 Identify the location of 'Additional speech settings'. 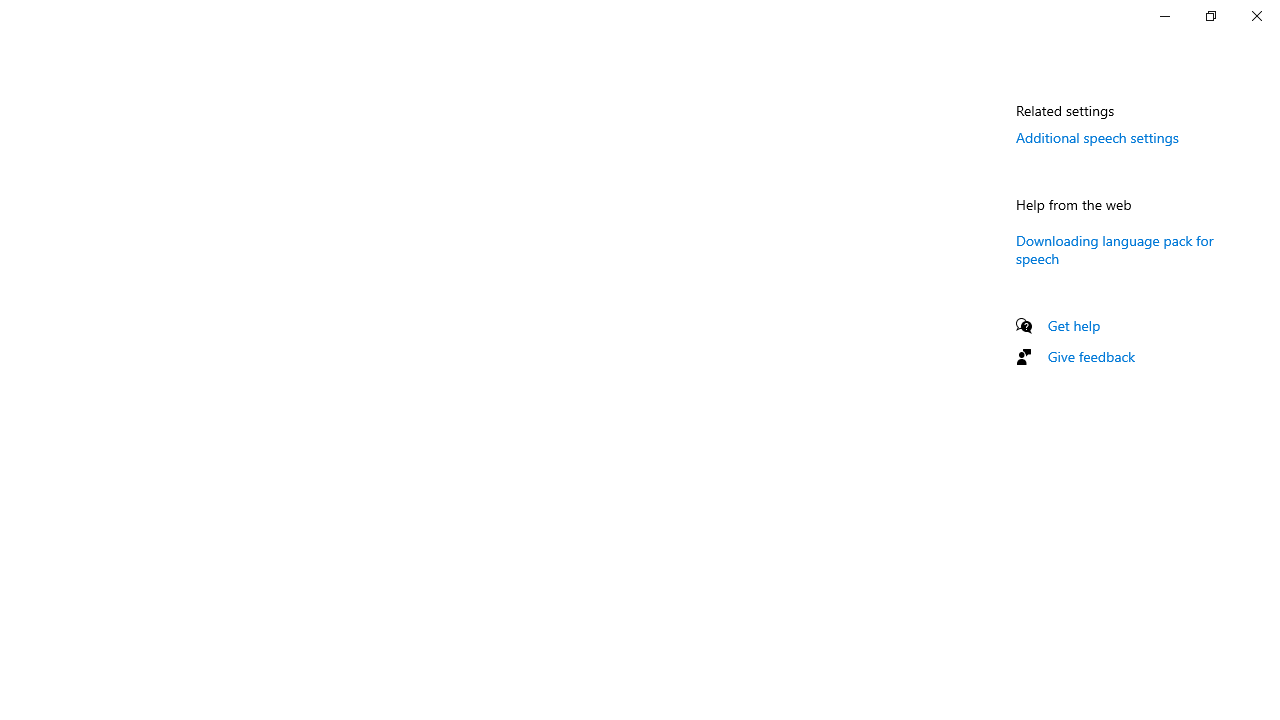
(1096, 136).